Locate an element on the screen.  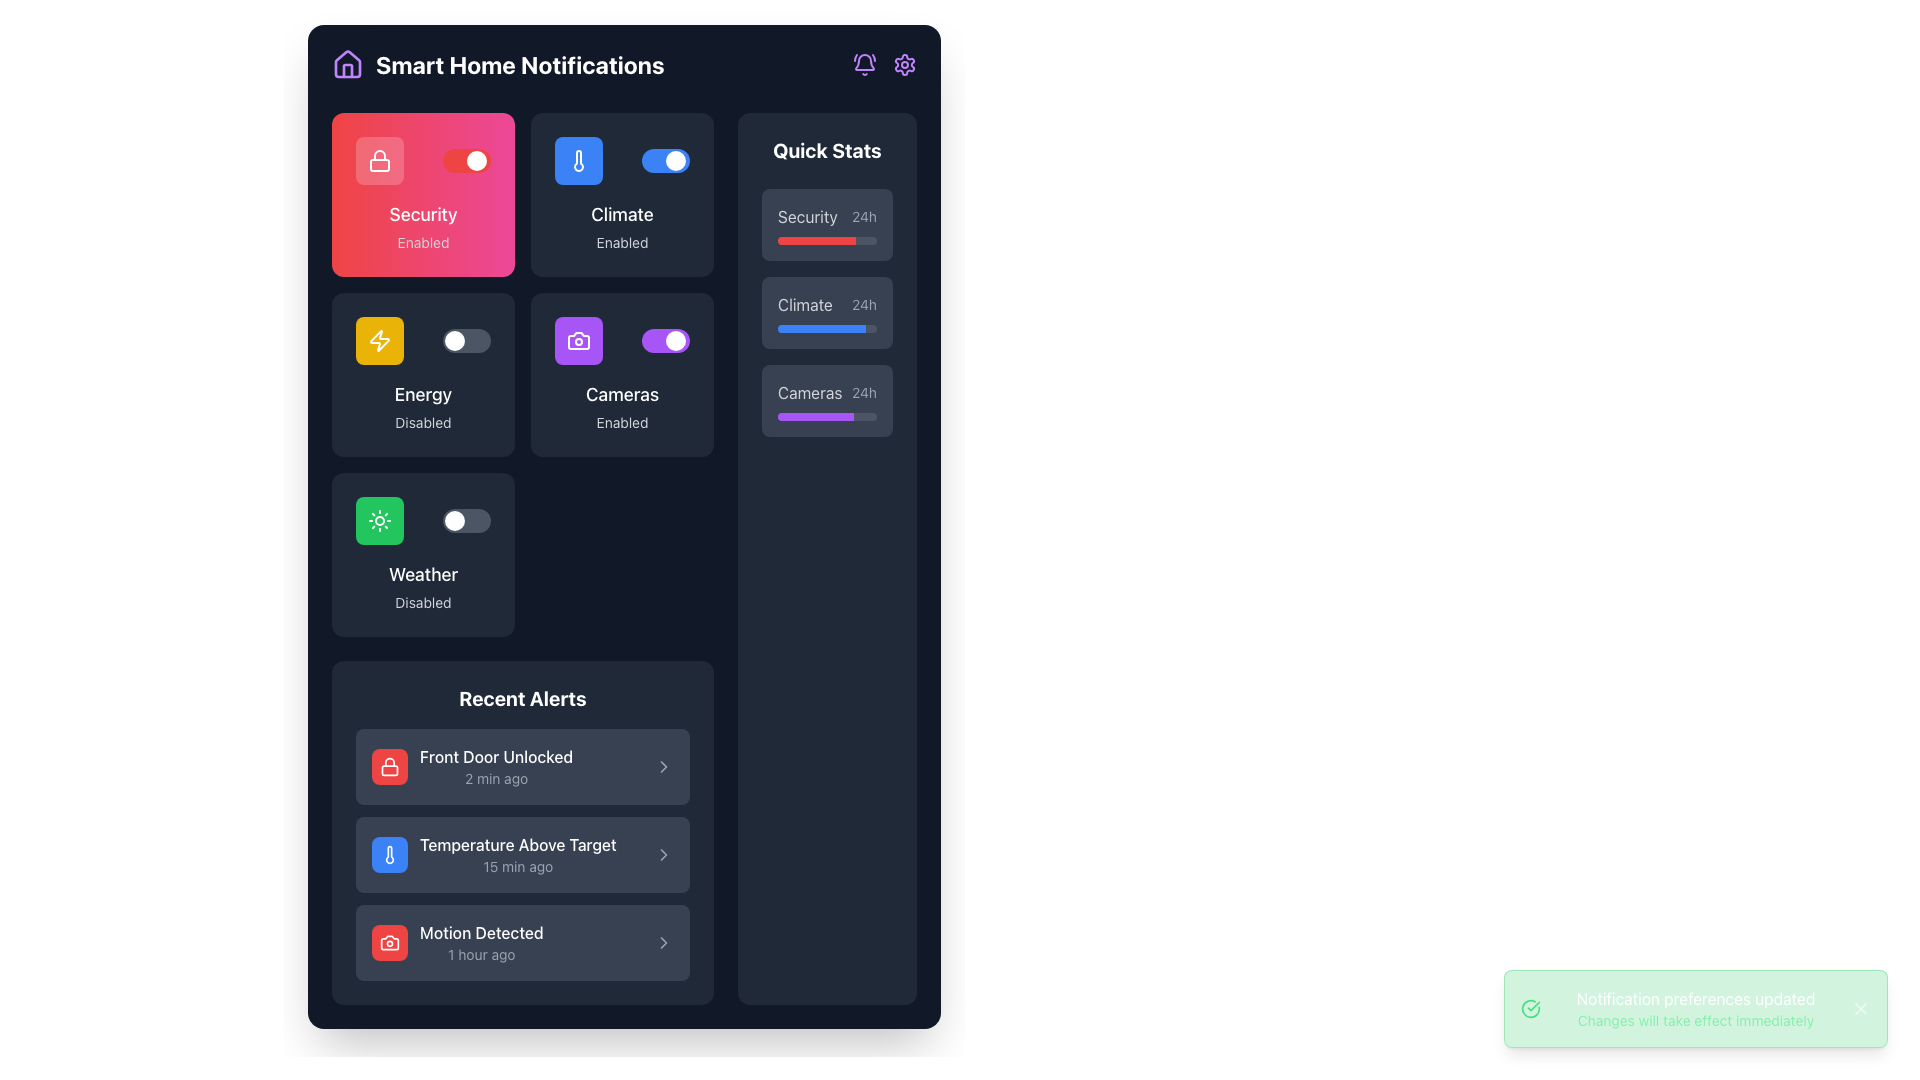
the thermometer icon in the Climate section of the smart home application, which is located to the left of the toggle switch and above the label 'Enabled' is located at coordinates (578, 160).